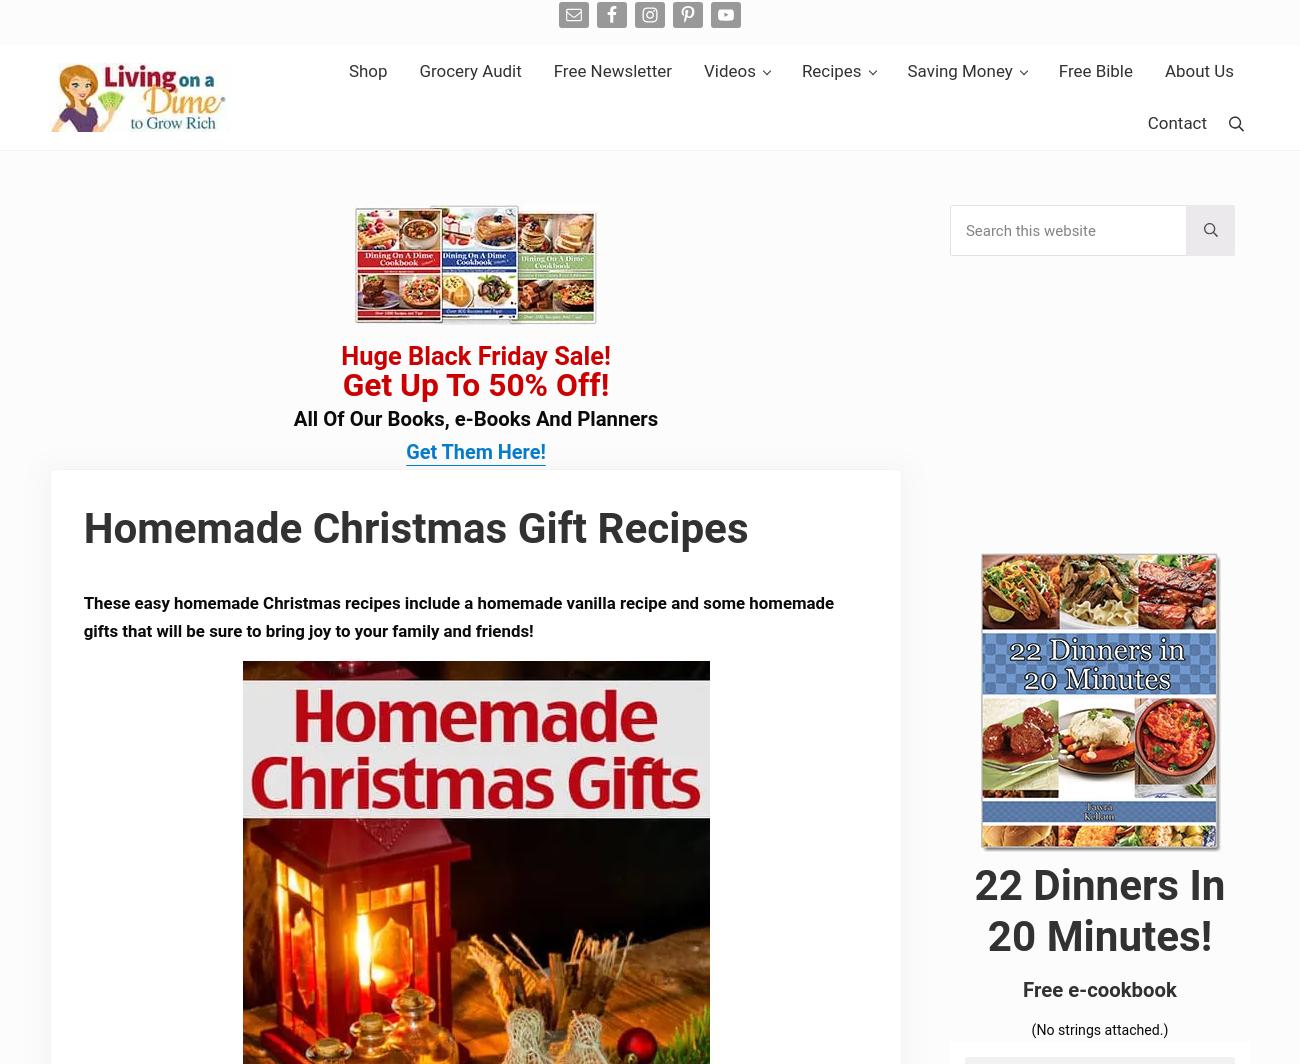 The width and height of the screenshot is (1300, 1064). Describe the element at coordinates (1098, 911) in the screenshot. I see `'22 Dinners In 20 Minutes!'` at that location.